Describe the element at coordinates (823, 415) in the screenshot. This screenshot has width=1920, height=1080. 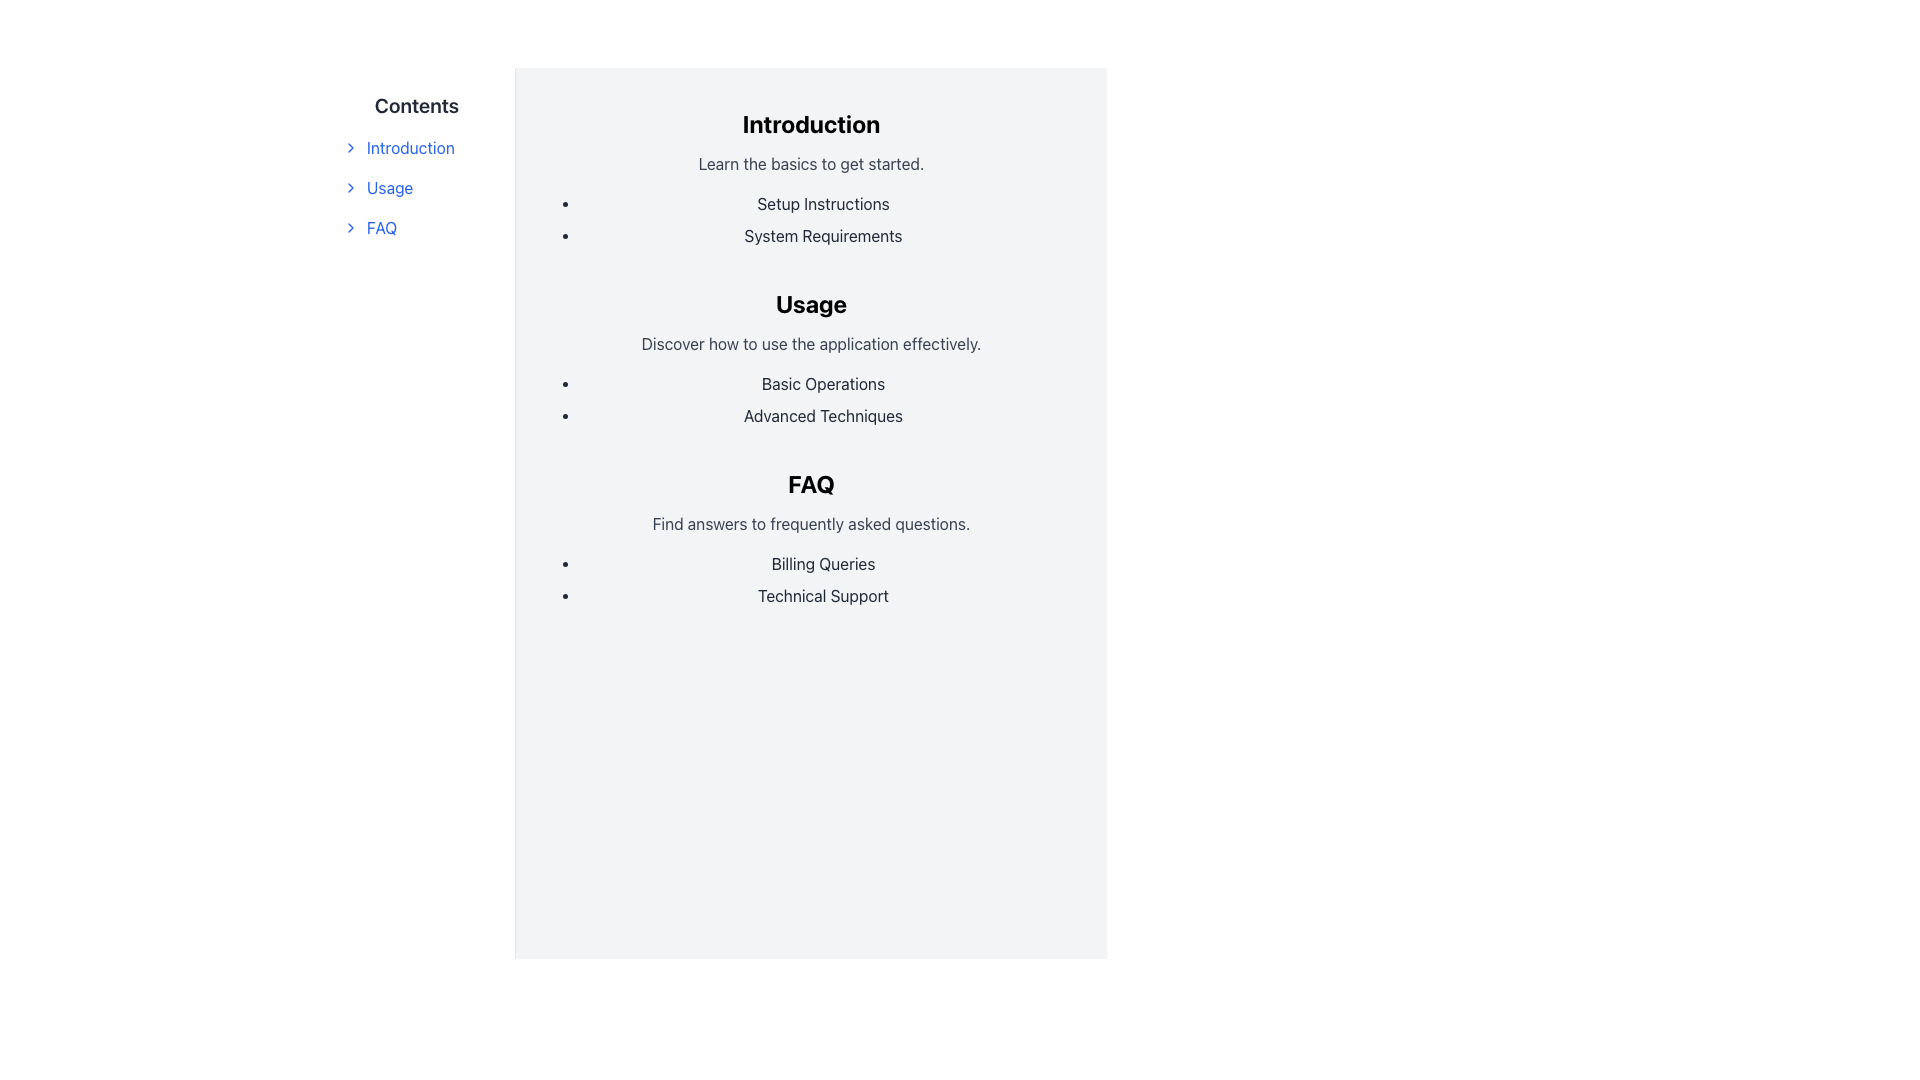
I see `text label that serves as a heading for advanced usage techniques, positioned under 'Basic Operations' and above 'FAQ'` at that location.